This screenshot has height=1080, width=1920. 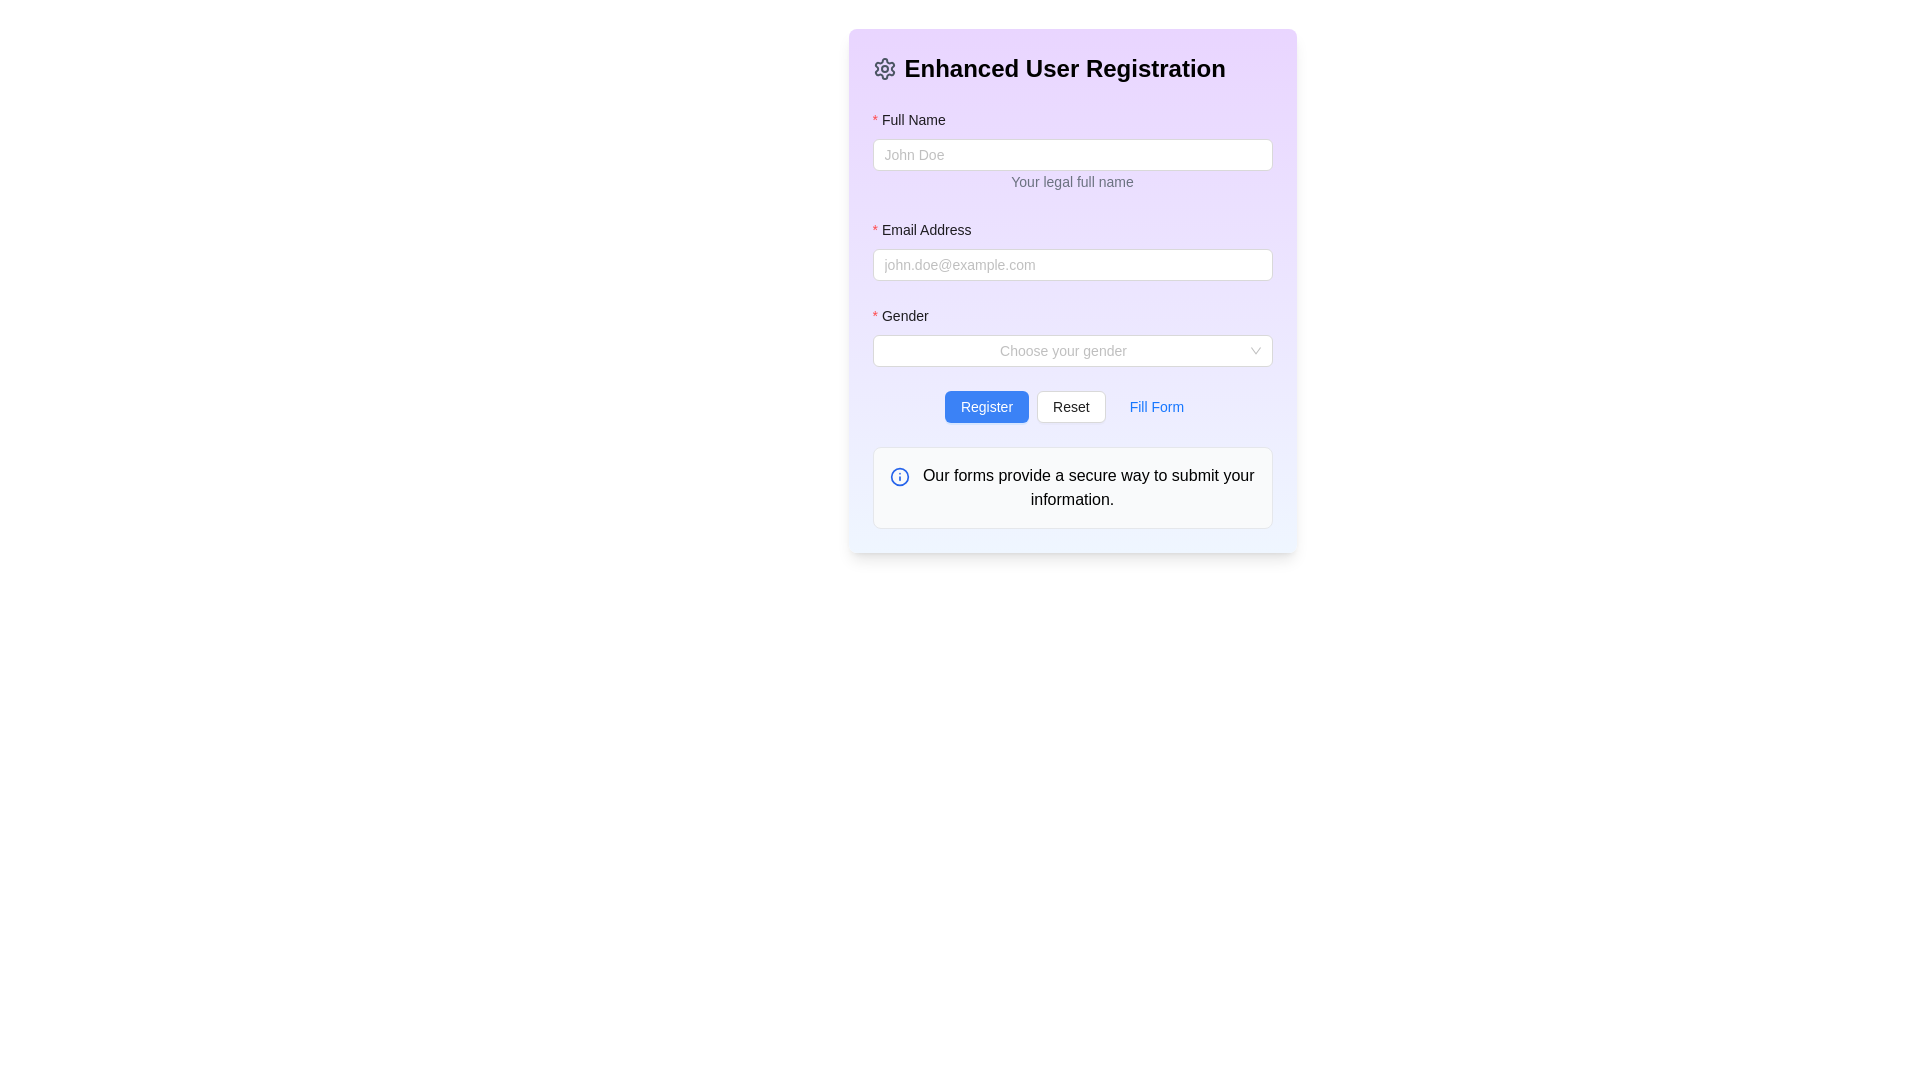 I want to click on the header element displaying 'Enhanced User Registration' with a gear icon, located at the top of its containing panel, so click(x=1071, y=68).